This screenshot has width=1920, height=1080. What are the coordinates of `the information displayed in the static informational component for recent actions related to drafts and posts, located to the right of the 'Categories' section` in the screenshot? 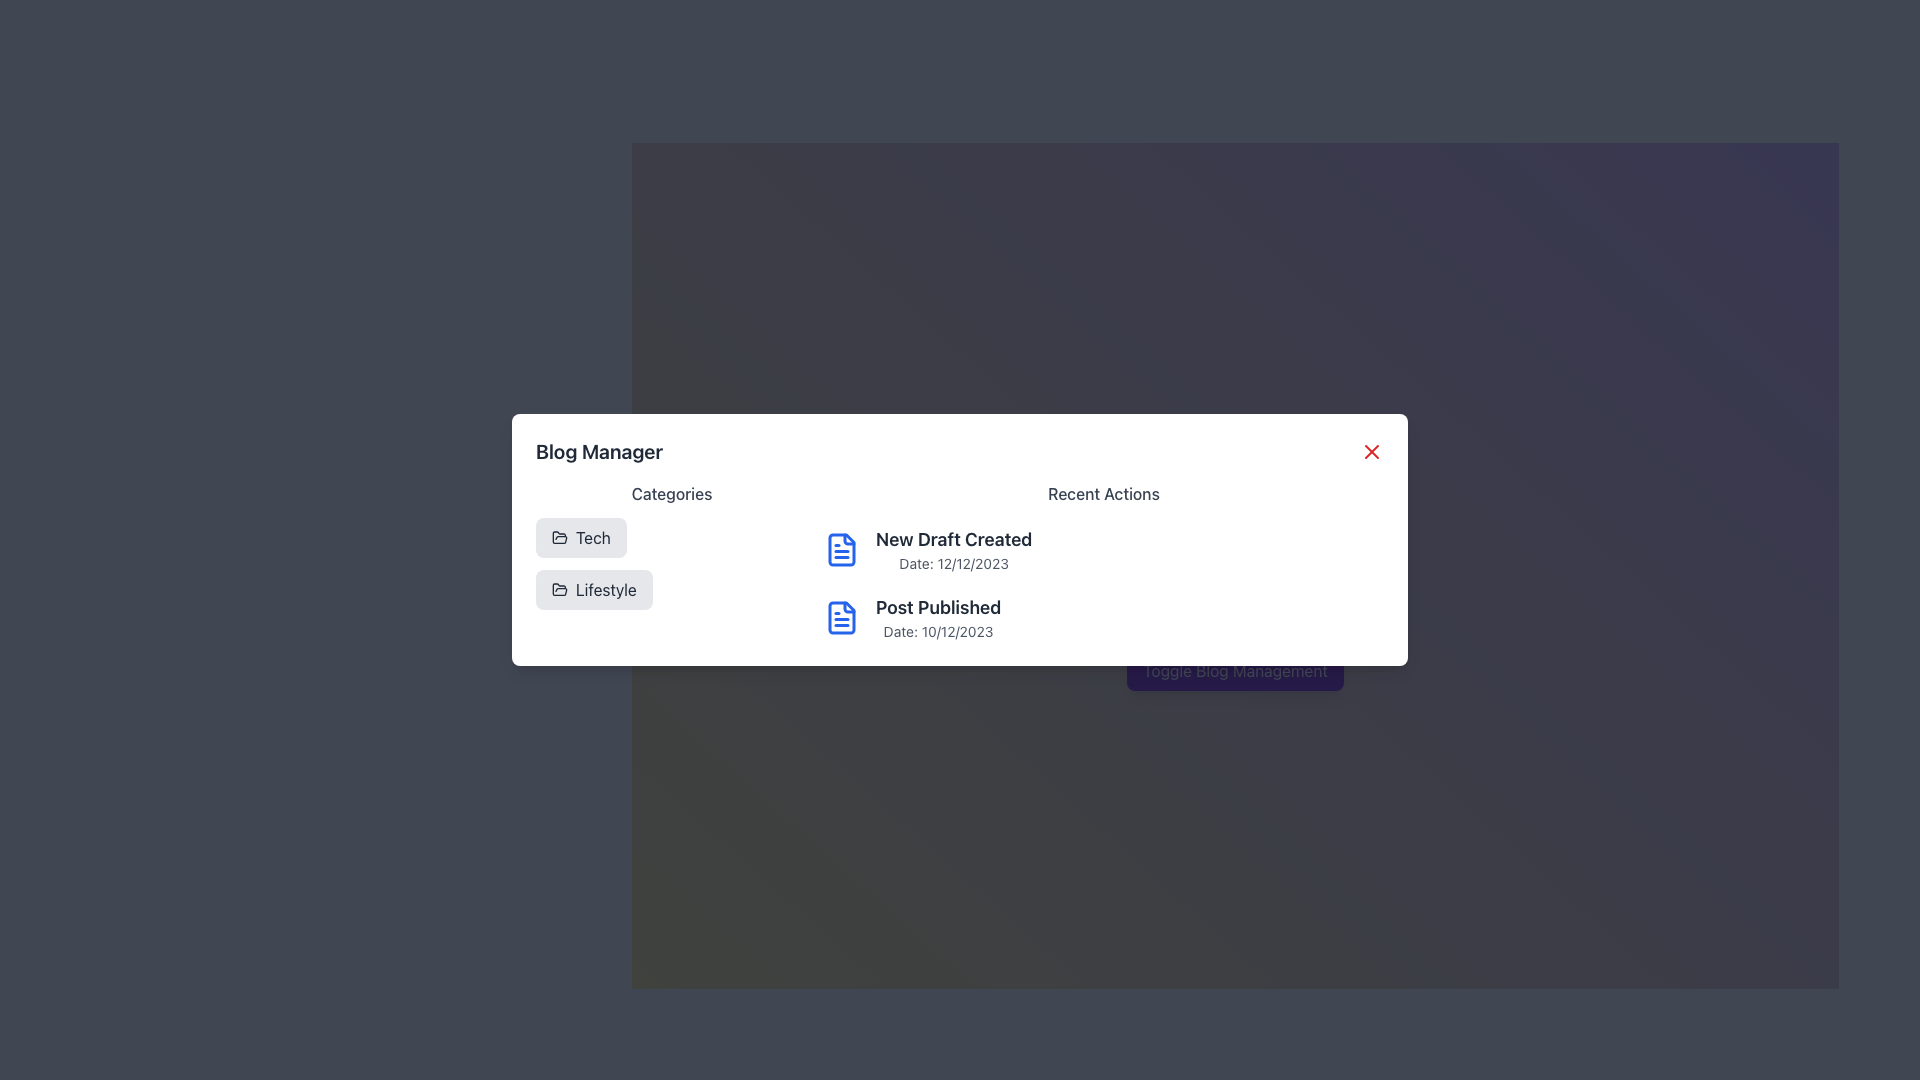 It's located at (1103, 562).